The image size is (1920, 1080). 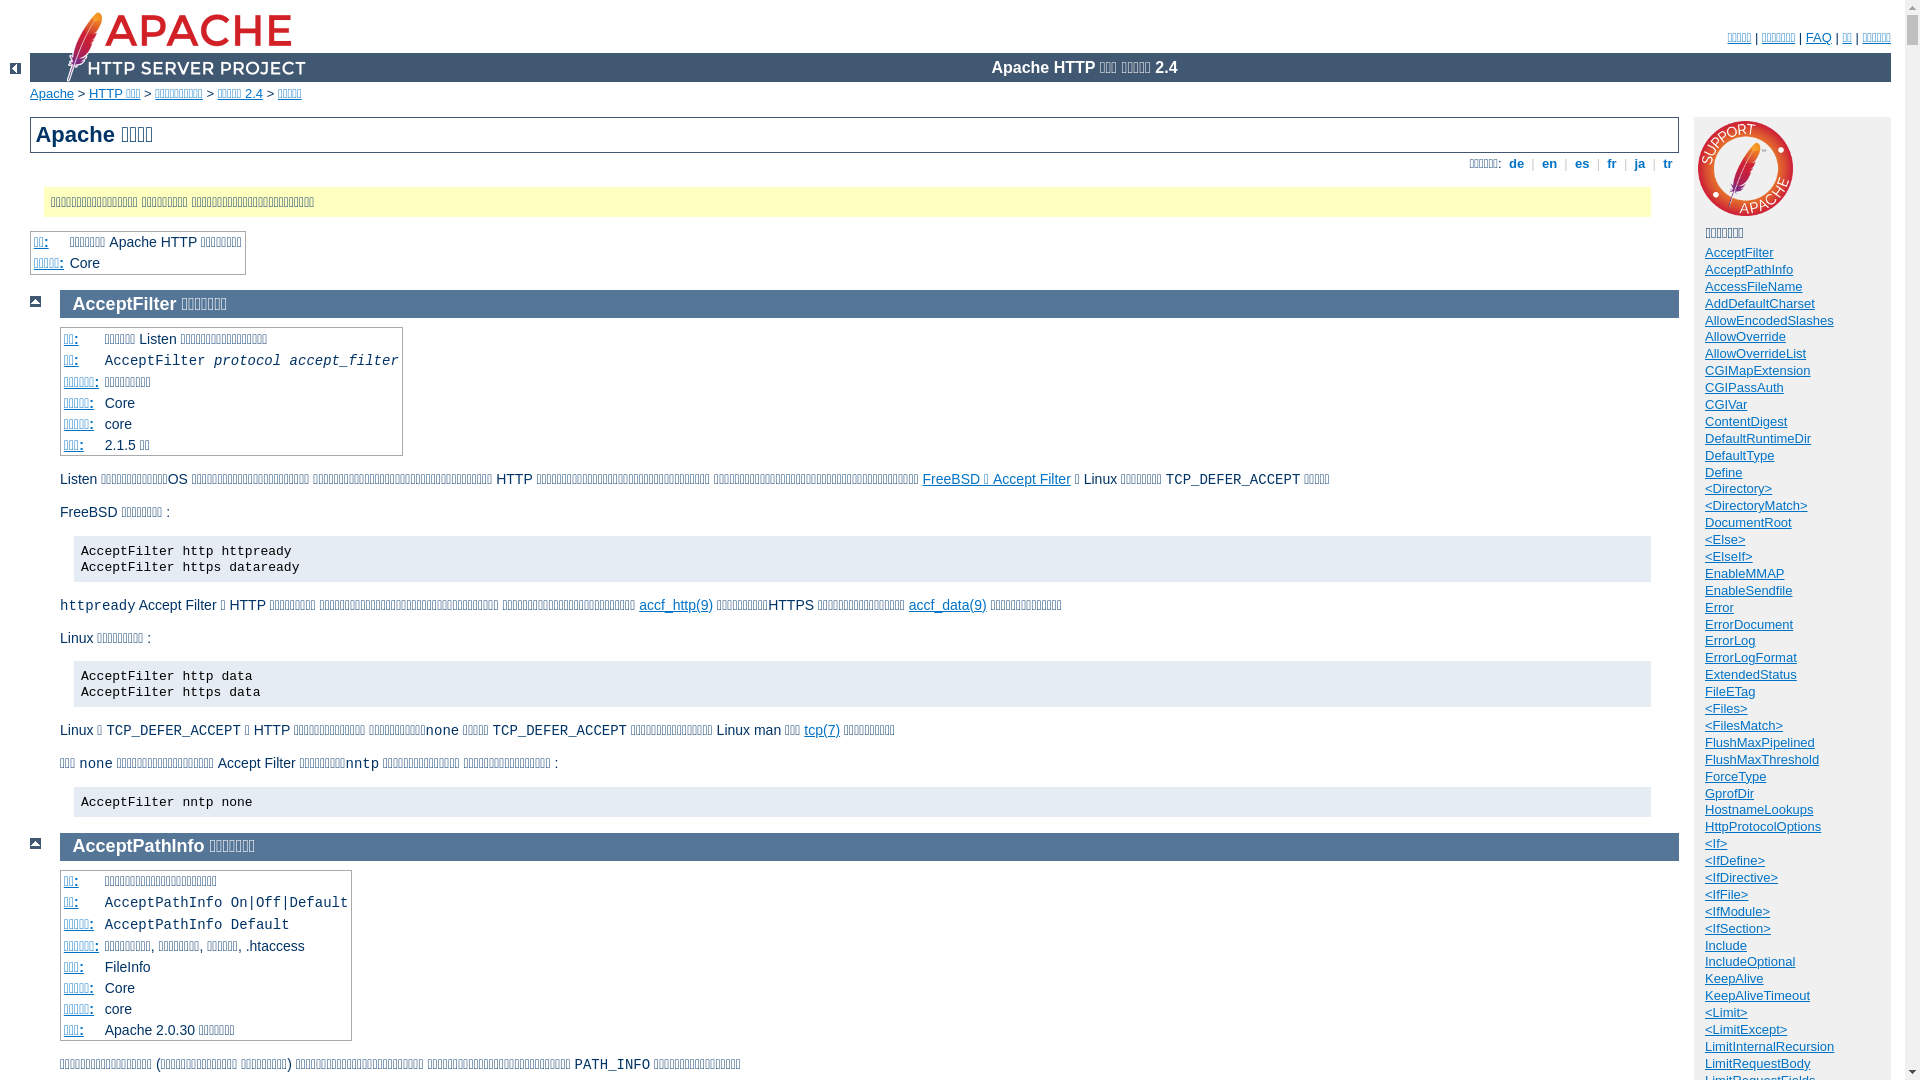 What do you see at coordinates (1722, 472) in the screenshot?
I see `'Define'` at bounding box center [1722, 472].